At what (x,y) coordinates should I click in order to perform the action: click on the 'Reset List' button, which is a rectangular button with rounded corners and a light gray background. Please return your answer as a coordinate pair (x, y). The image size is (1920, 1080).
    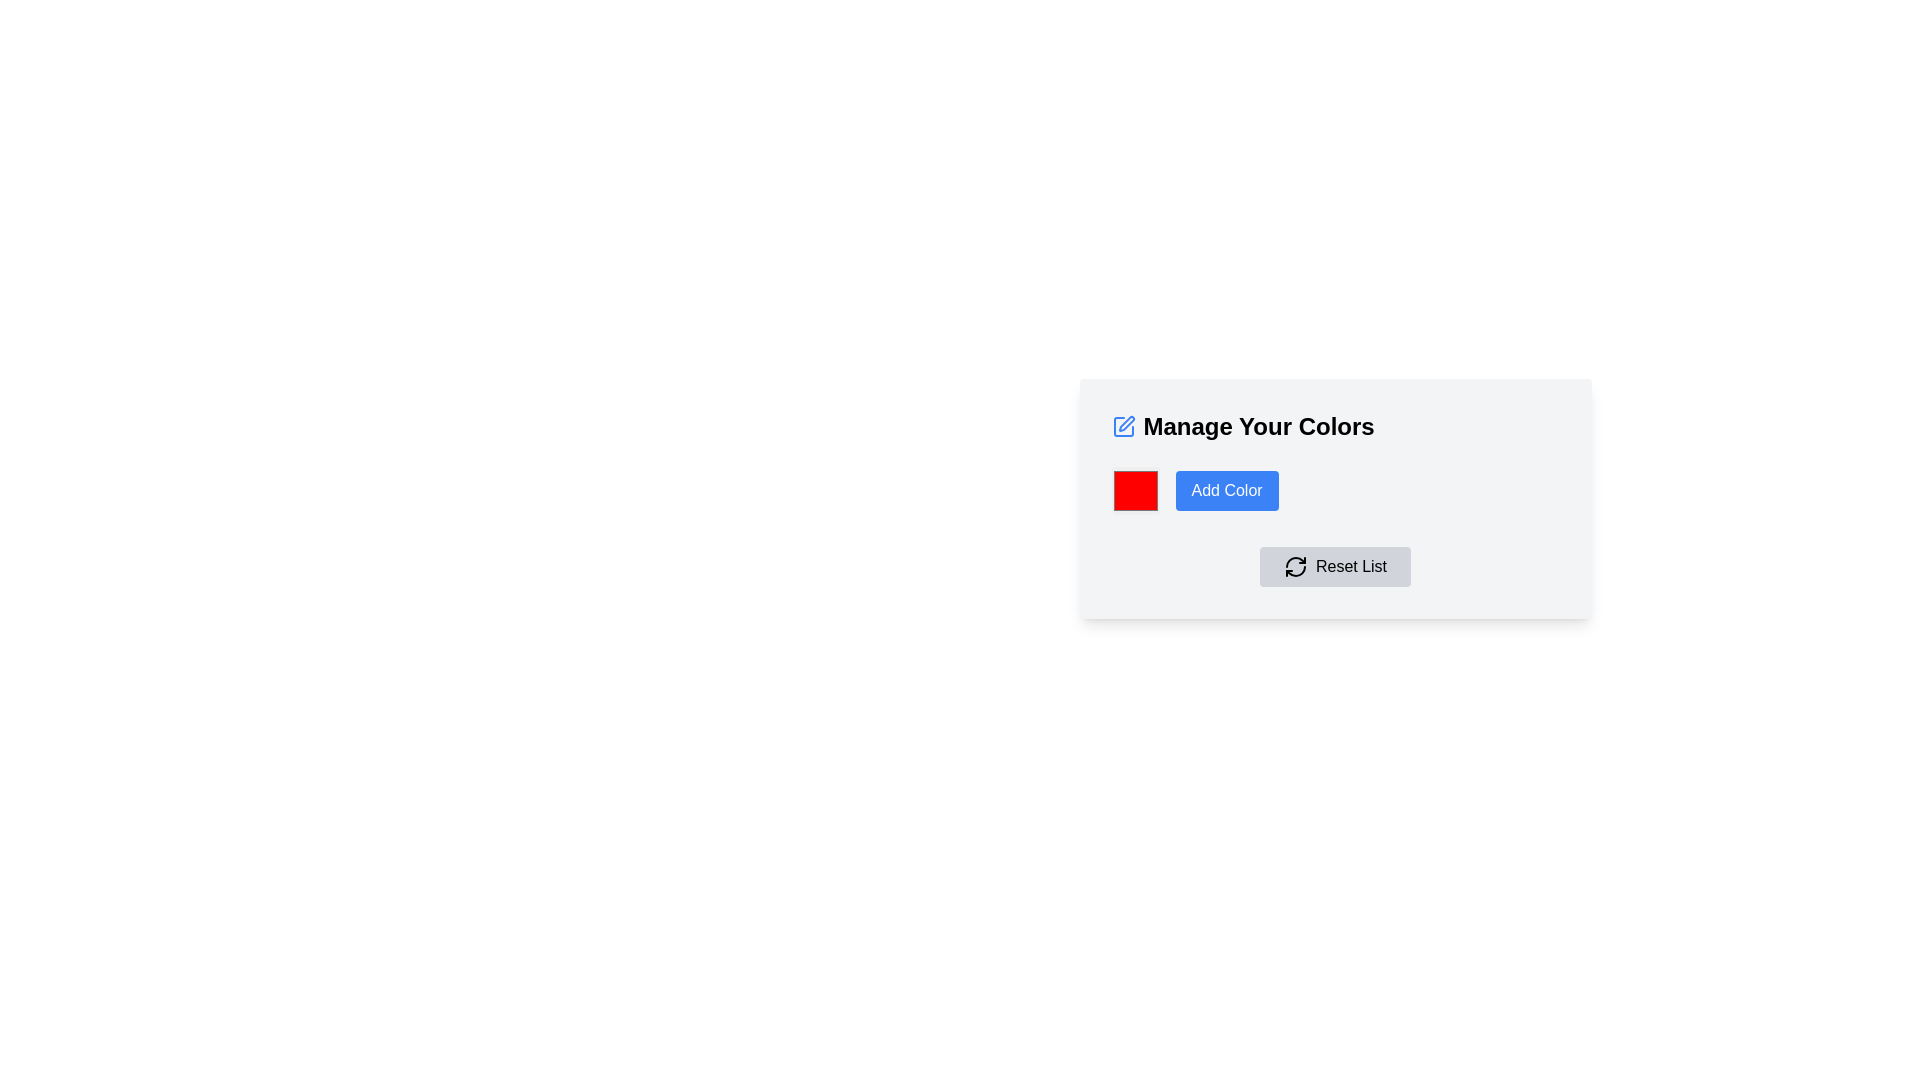
    Looking at the image, I should click on (1335, 567).